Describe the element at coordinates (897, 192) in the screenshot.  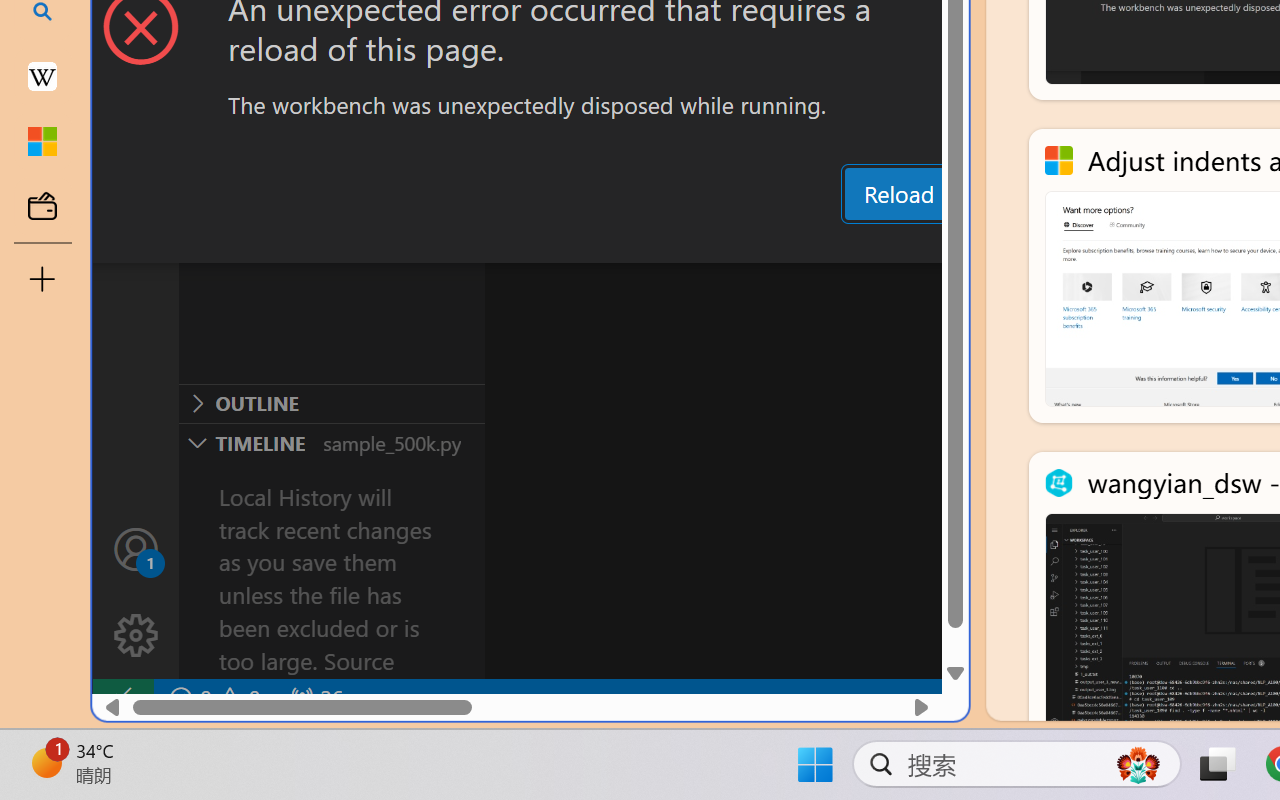
I see `'Reload'` at that location.